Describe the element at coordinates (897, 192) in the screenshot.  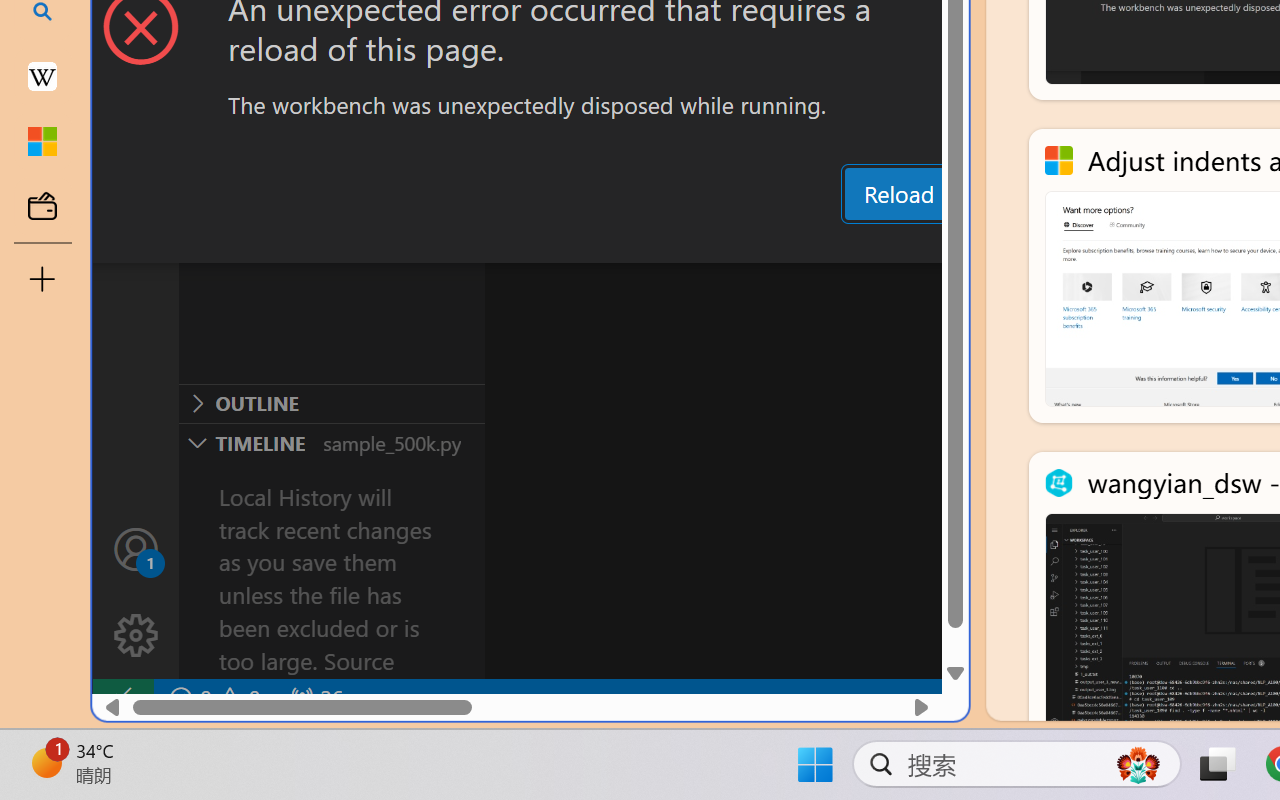
I see `'Reload'` at that location.